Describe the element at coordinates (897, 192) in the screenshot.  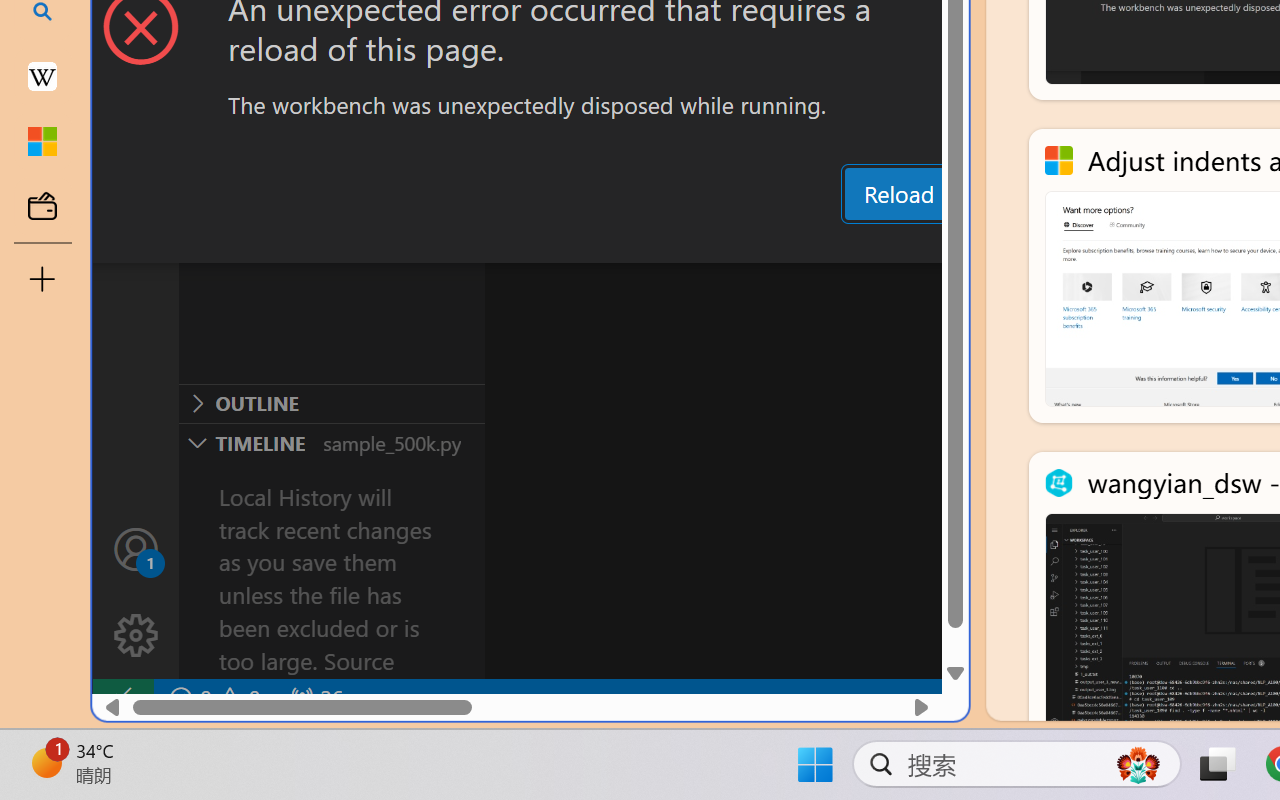
I see `'Reload'` at that location.